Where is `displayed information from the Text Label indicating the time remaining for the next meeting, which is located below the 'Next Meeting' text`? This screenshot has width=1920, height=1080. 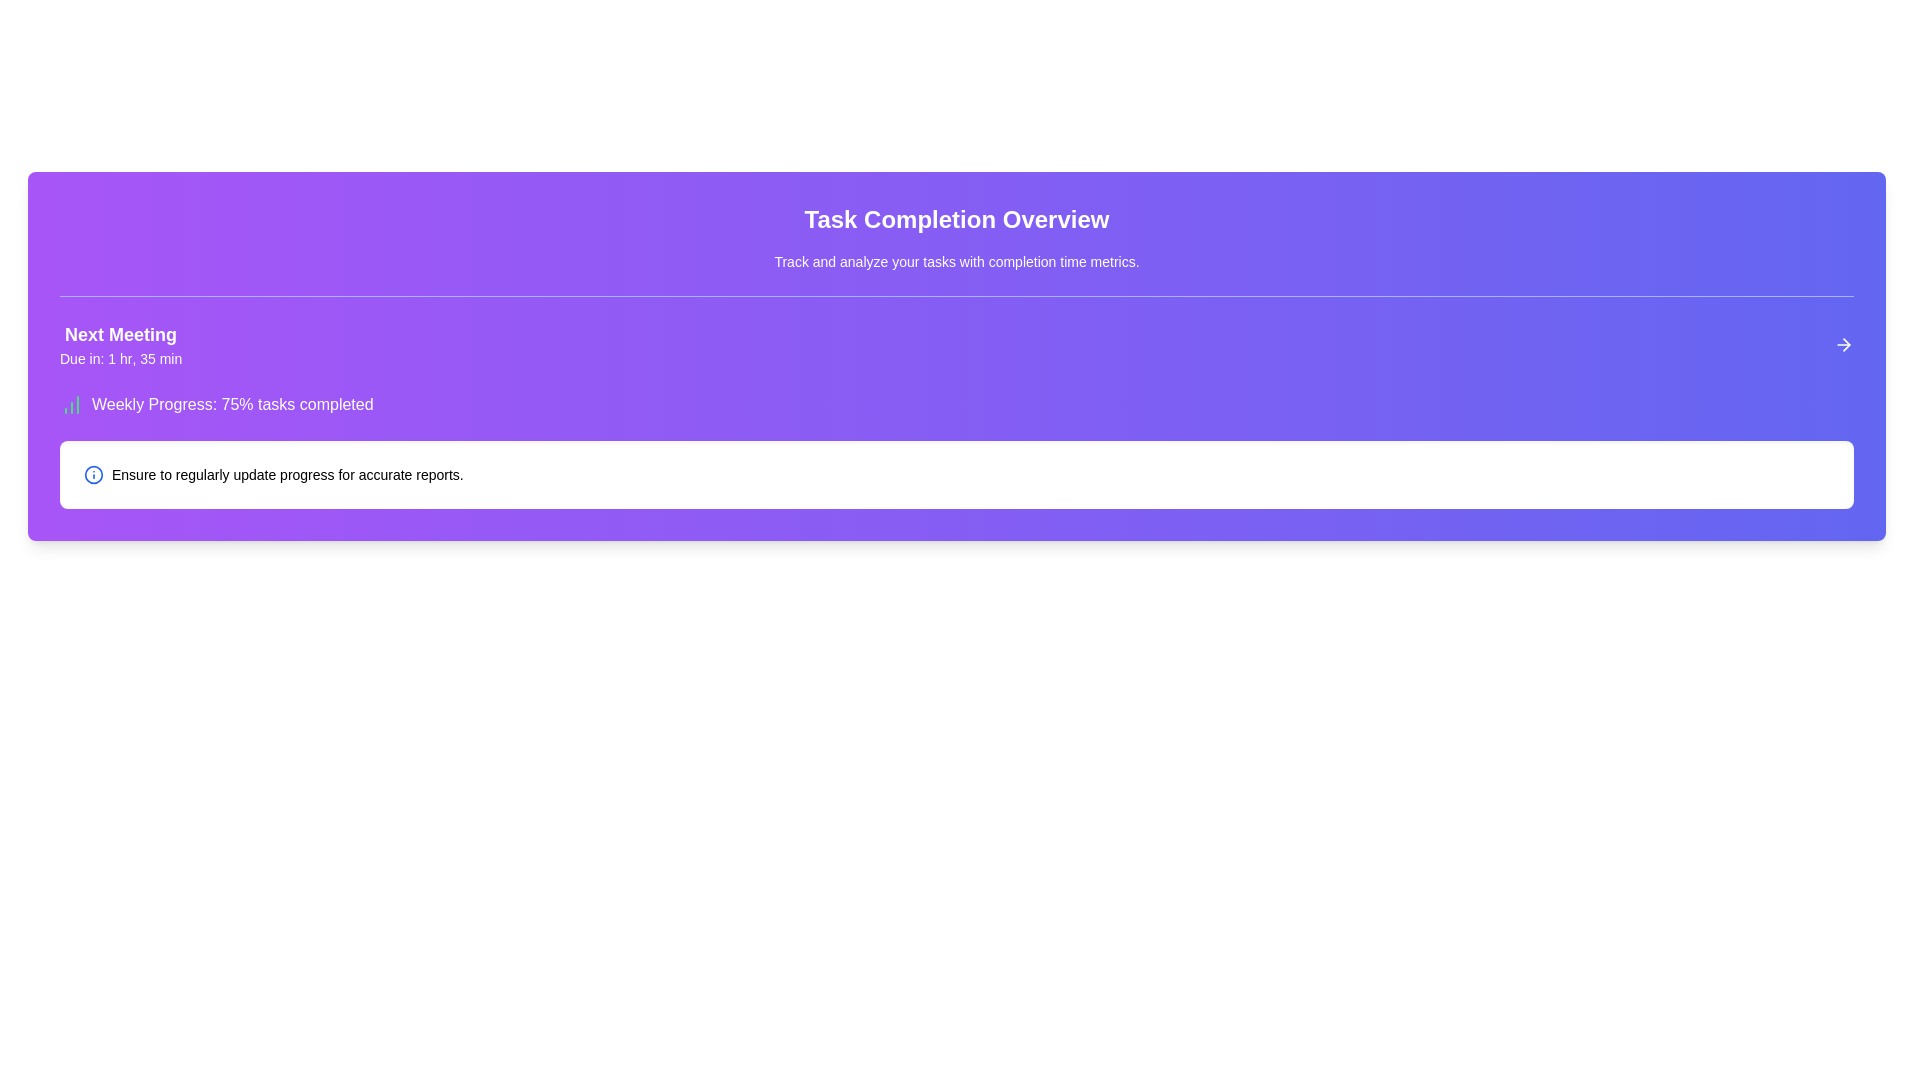
displayed information from the Text Label indicating the time remaining for the next meeting, which is located below the 'Next Meeting' text is located at coordinates (120, 357).